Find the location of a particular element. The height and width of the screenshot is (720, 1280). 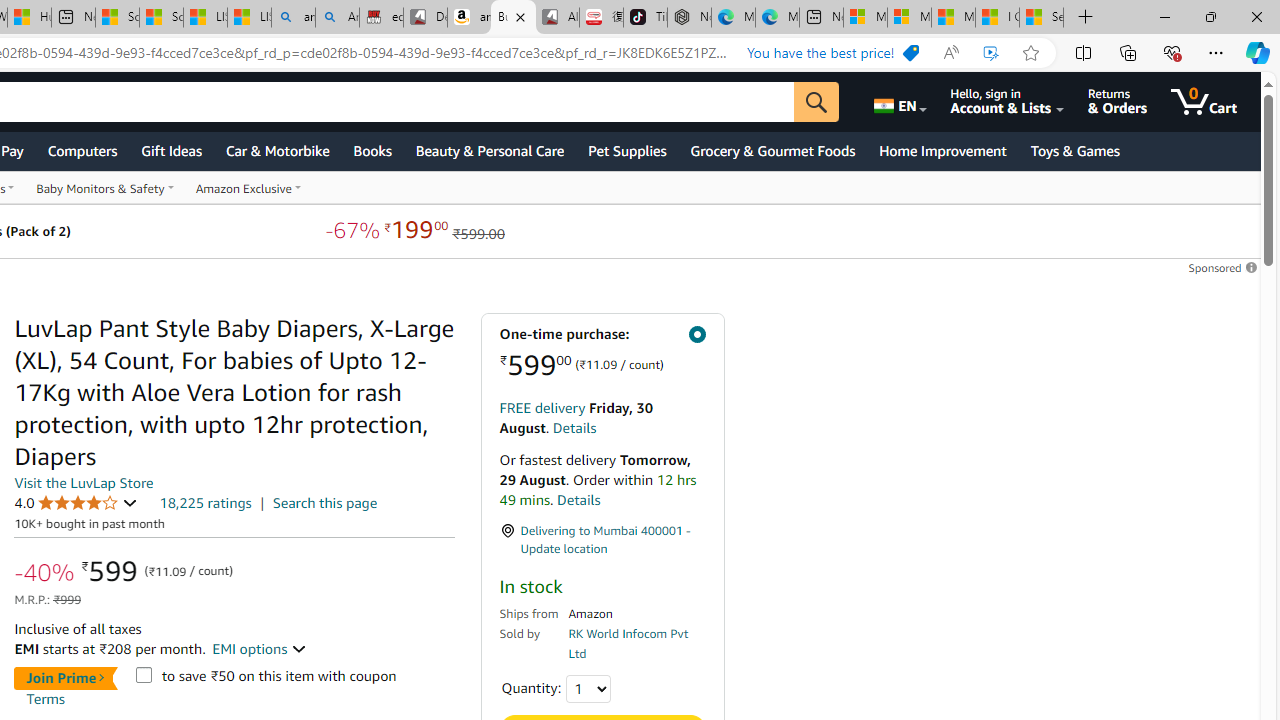

'Join Prime' is located at coordinates (64, 677).